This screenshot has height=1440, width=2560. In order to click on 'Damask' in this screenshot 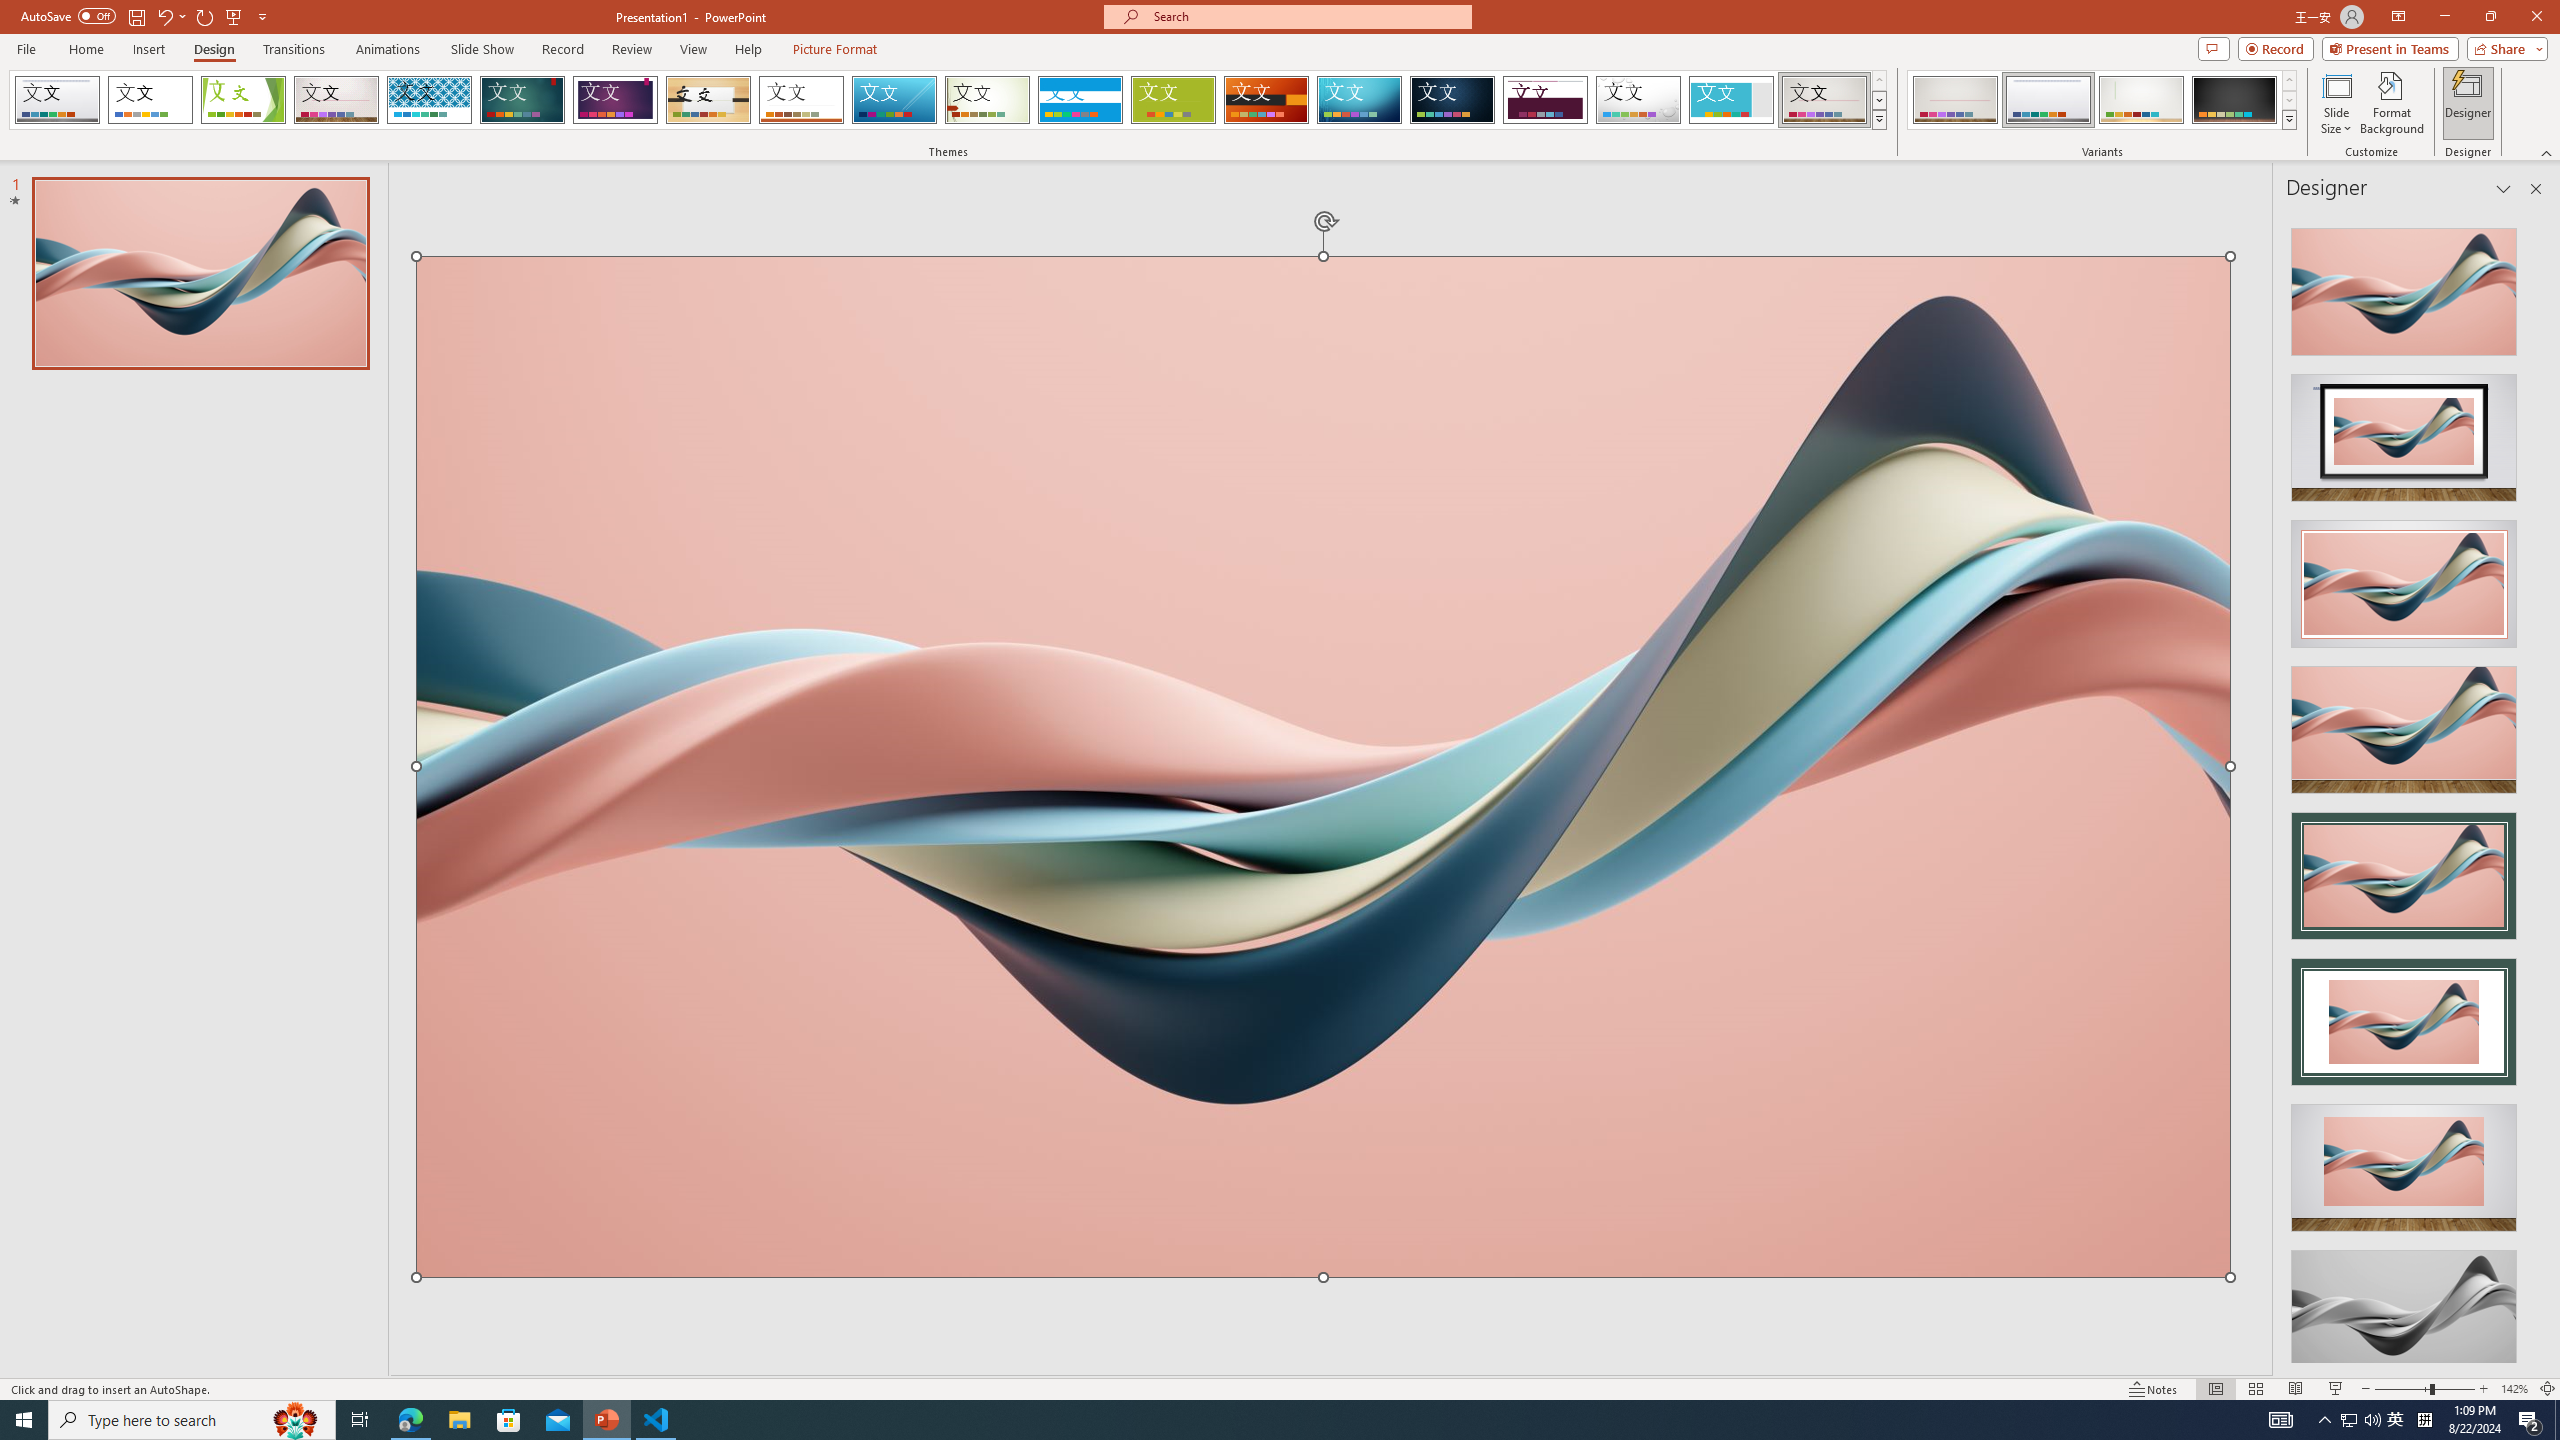, I will do `click(1451, 99)`.